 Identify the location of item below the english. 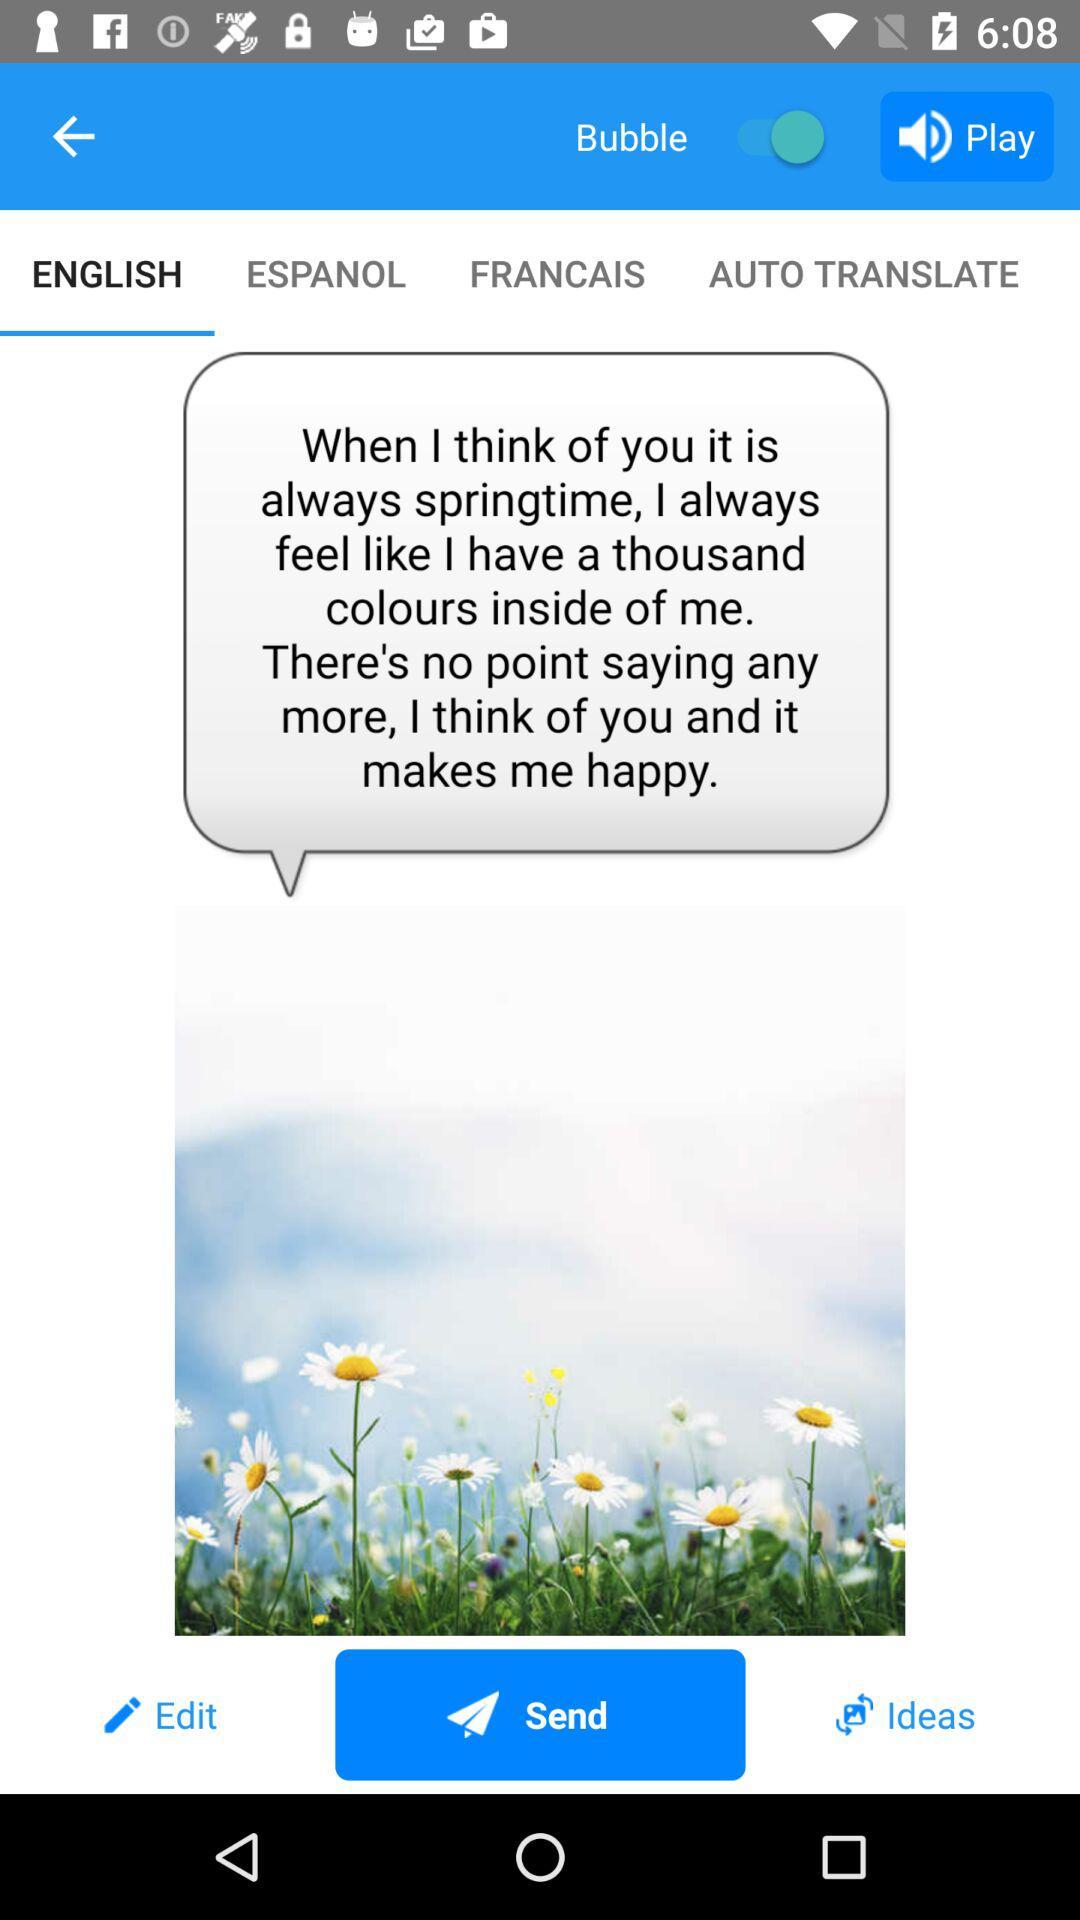
(540, 987).